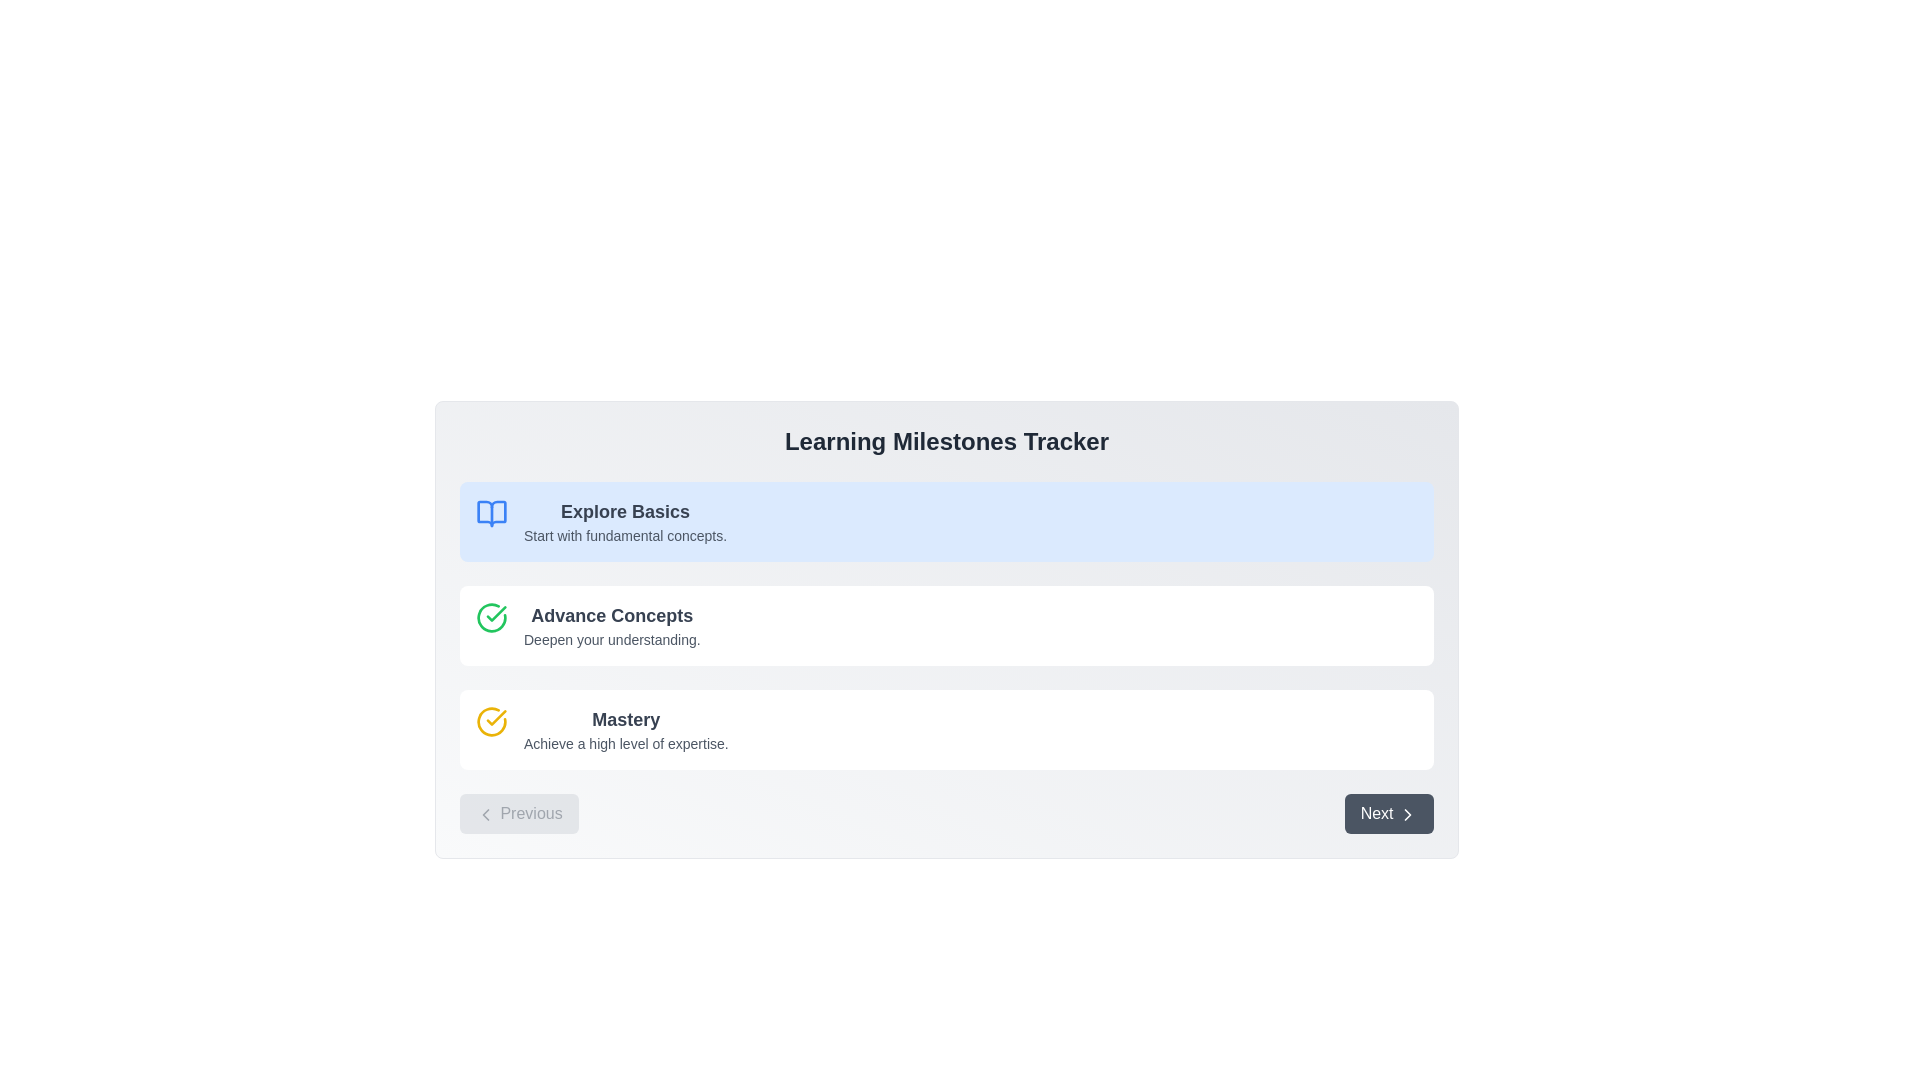 The image size is (1920, 1080). What do you see at coordinates (624, 511) in the screenshot?
I see `the 'Explore Basics' text label, which is a bold, large gray font element centrally aligned at the top of its section` at bounding box center [624, 511].